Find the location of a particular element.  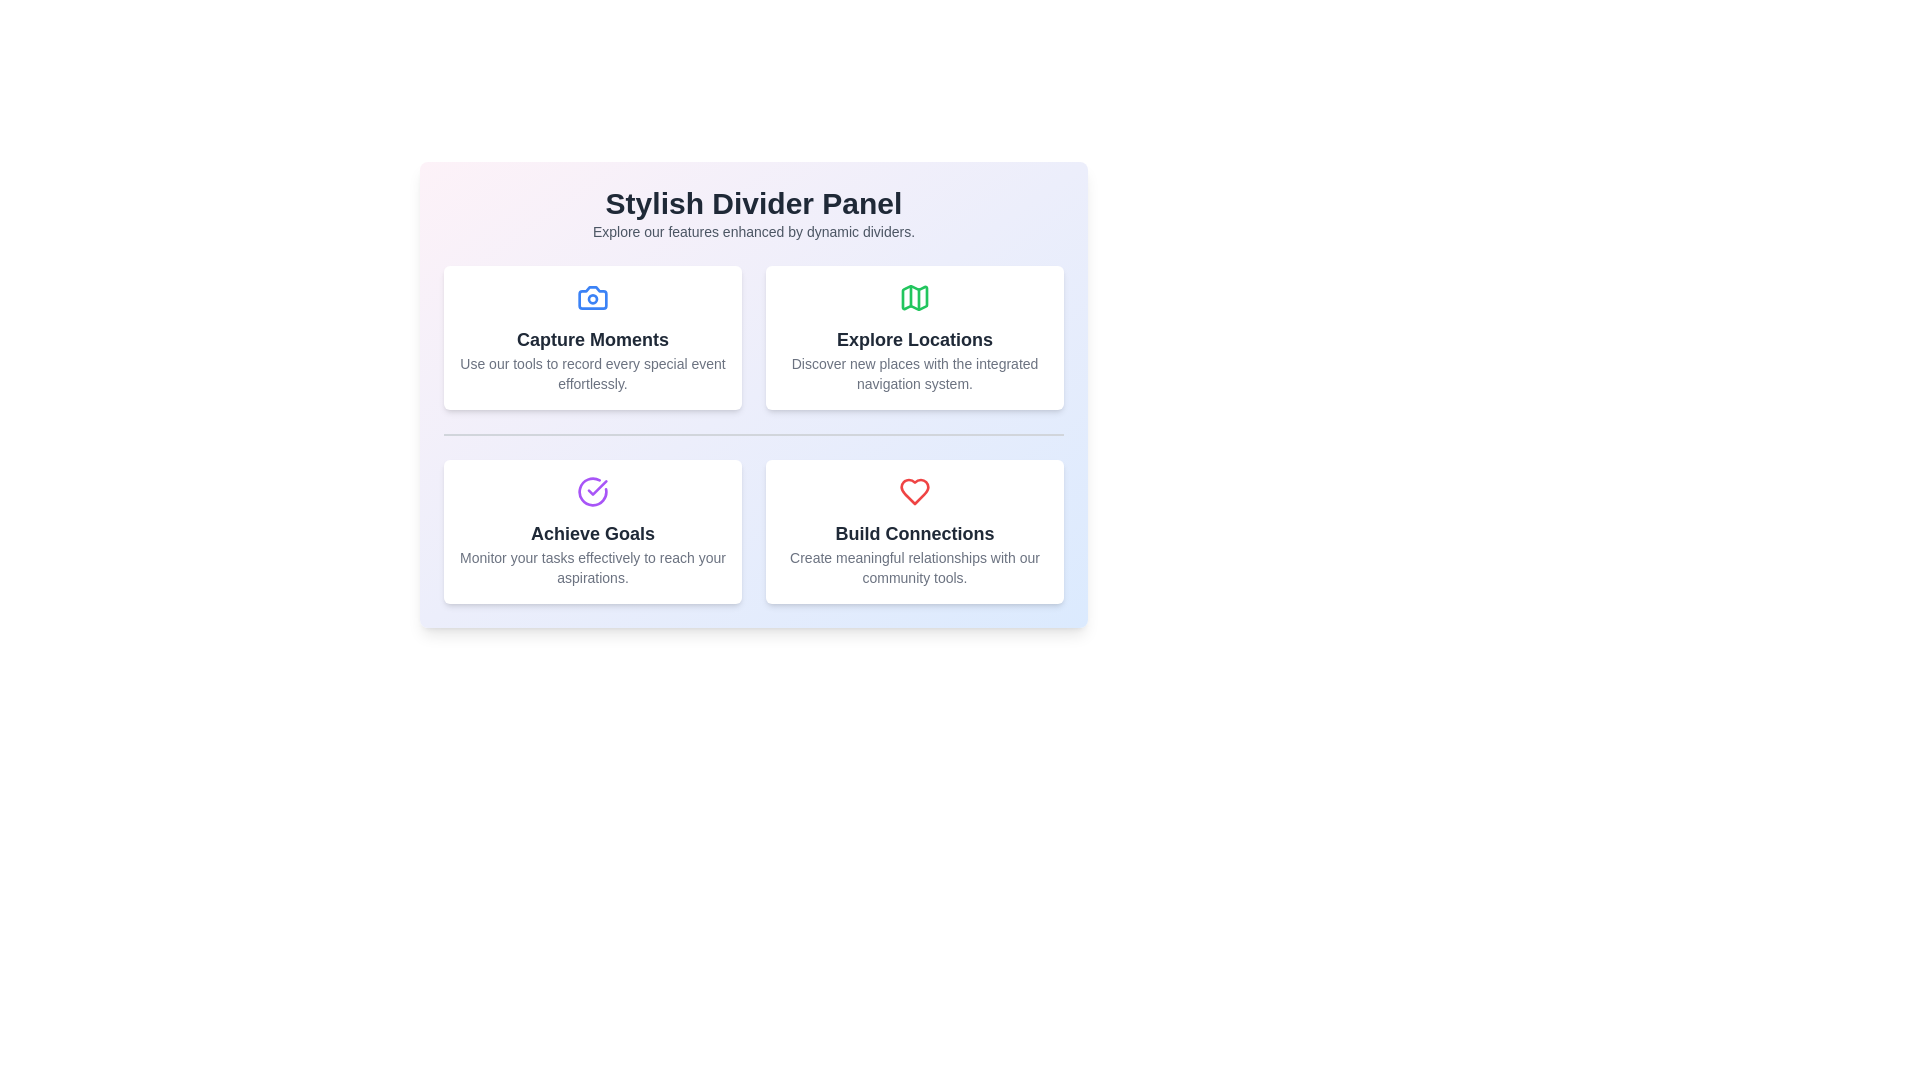

text on the promotional card located in the bottom-right corner of the 2x2 grid layout, positioned to the right of the 'Achieve Goals' card and below the 'Explore Locations' card is located at coordinates (914, 531).